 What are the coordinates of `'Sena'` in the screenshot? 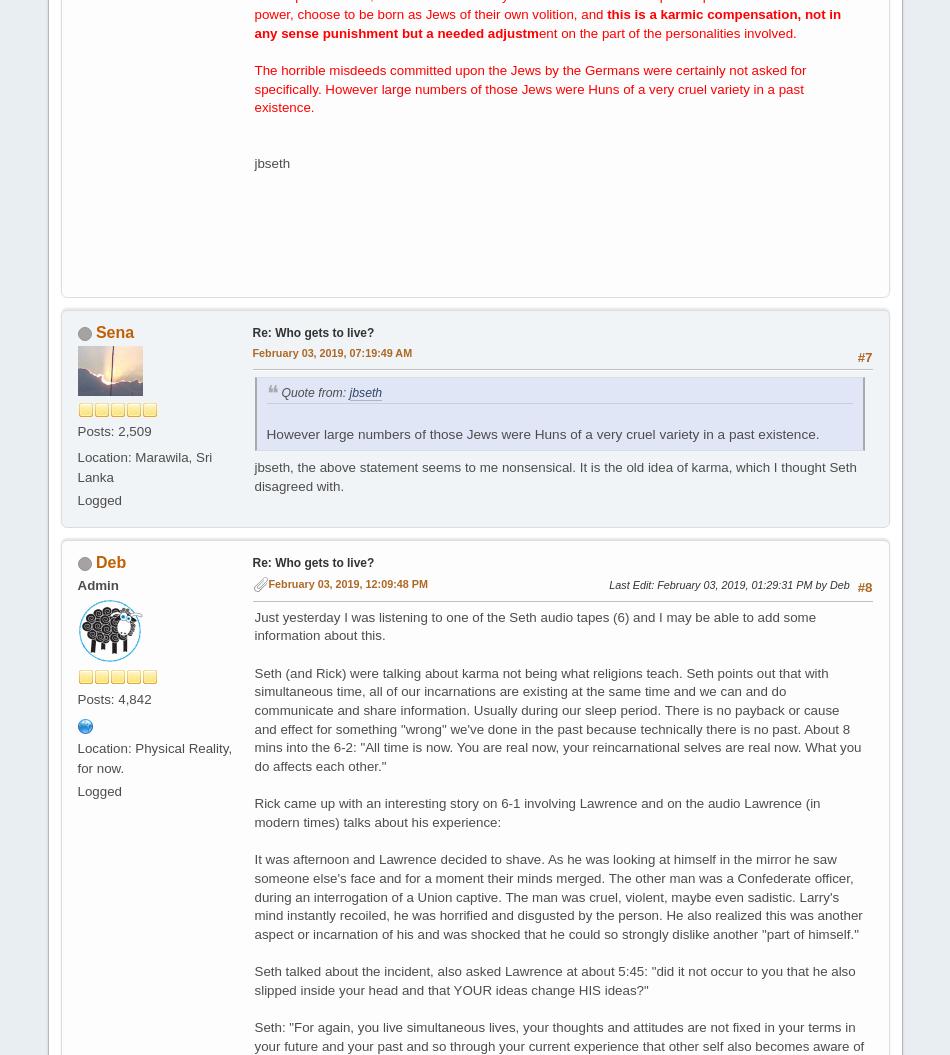 It's located at (95, 331).